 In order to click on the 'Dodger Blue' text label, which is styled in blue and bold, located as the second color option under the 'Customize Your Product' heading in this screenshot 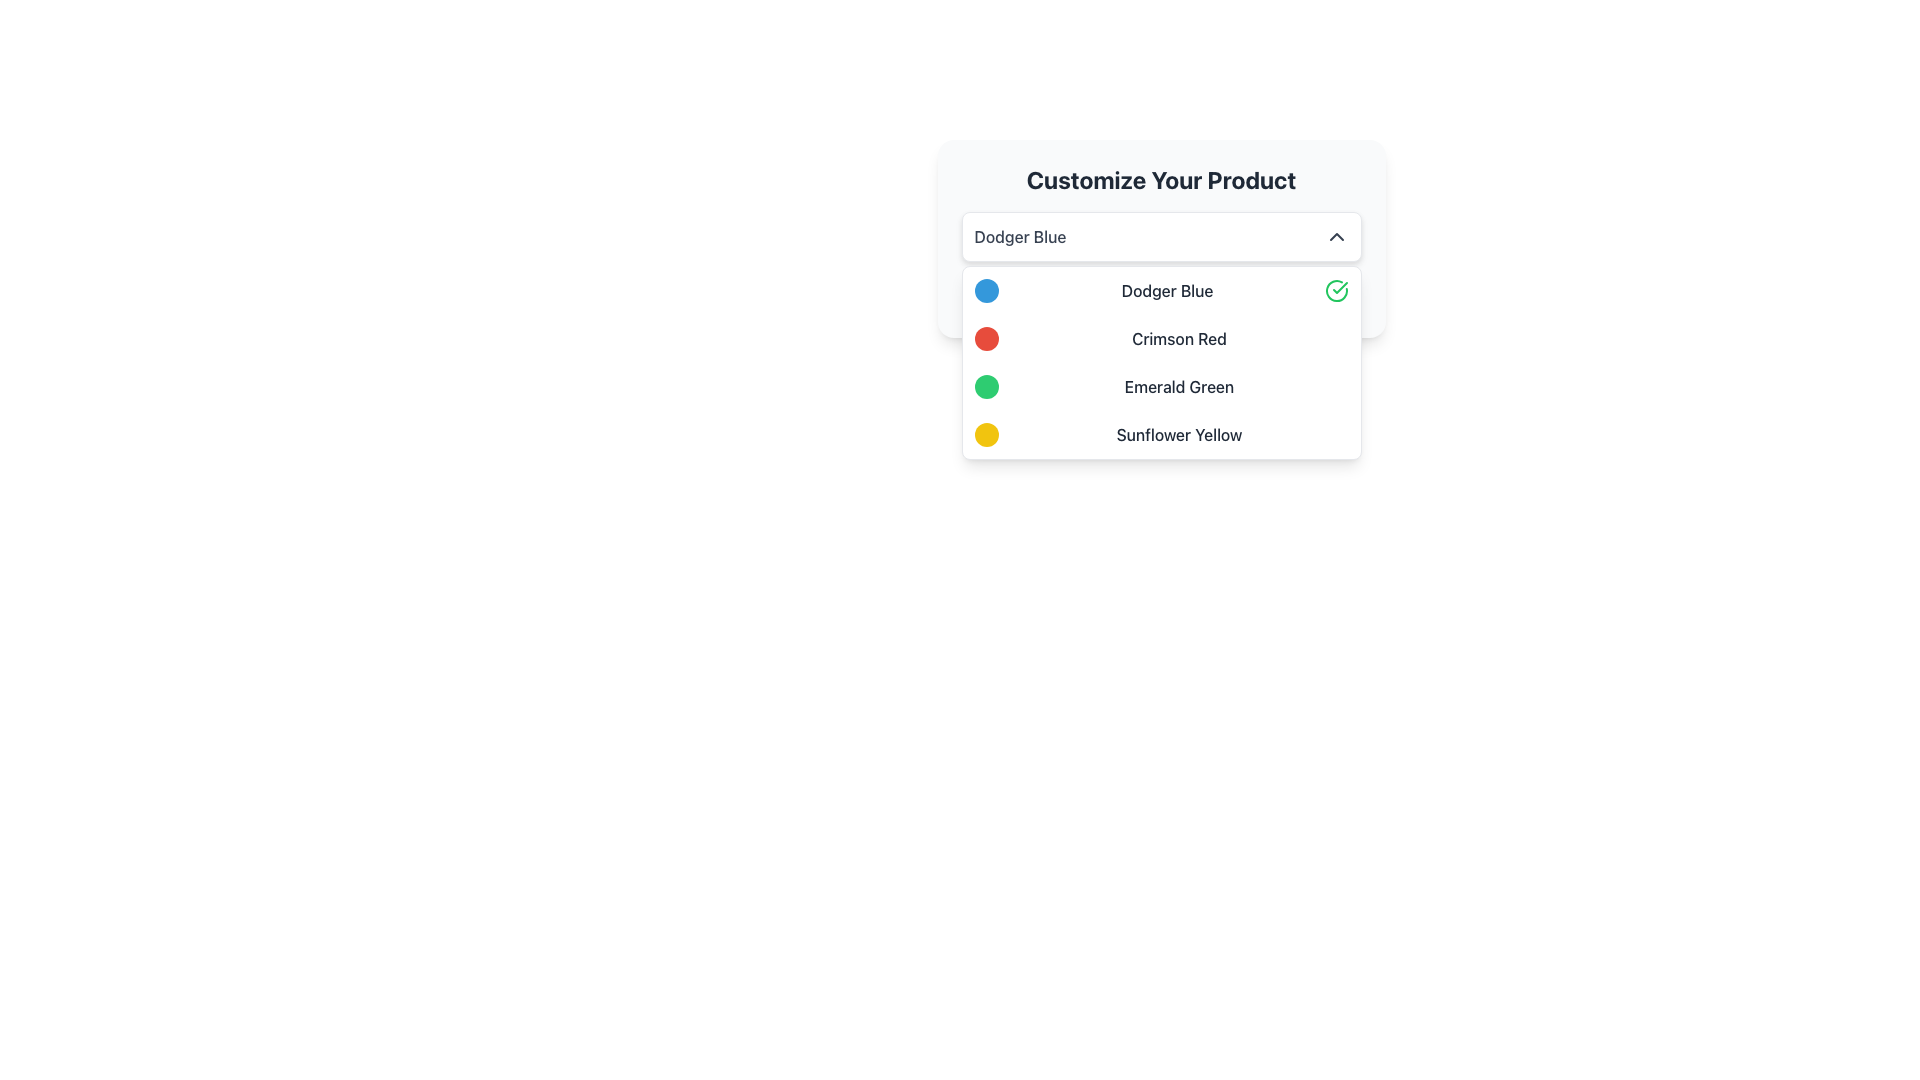, I will do `click(1161, 300)`.